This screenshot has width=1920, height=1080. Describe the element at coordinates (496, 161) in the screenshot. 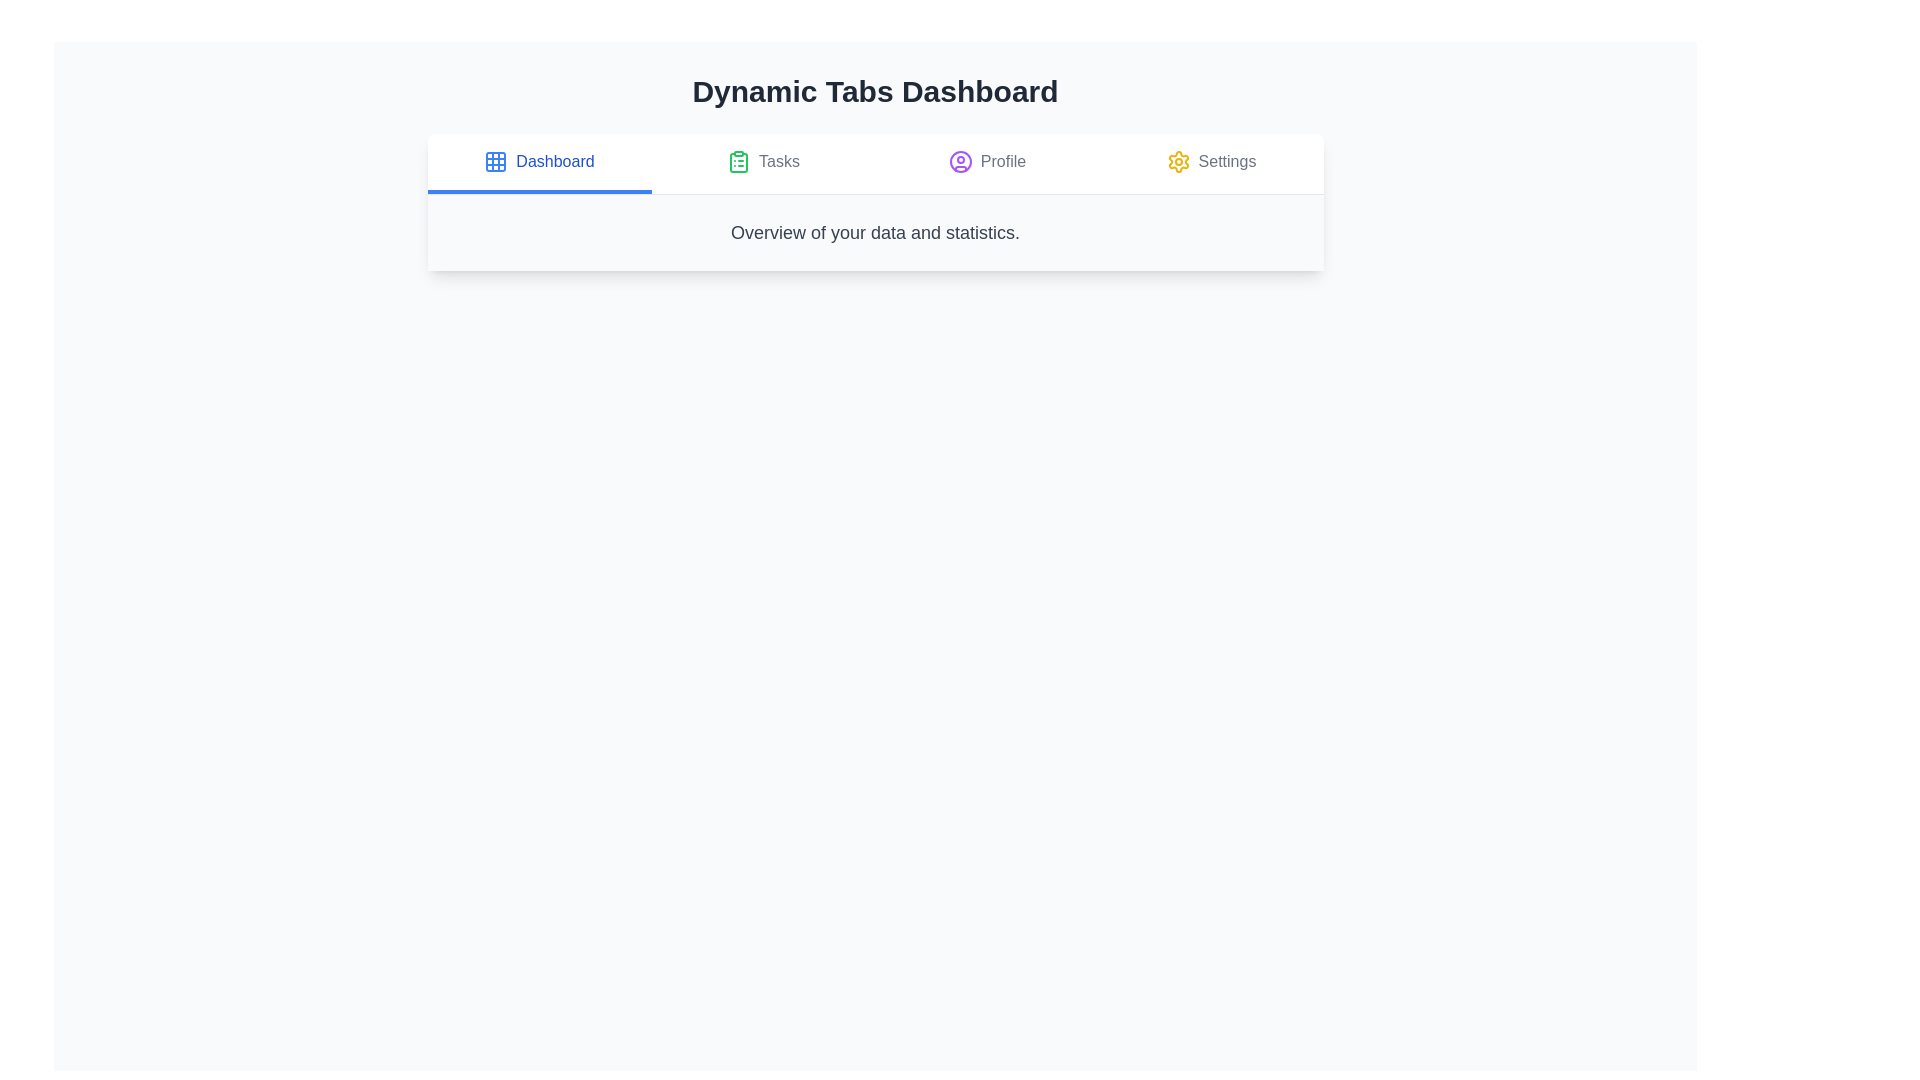

I see `the top-left corner icon of the 3x3 grid that represents the 'Dashboard' section in the navigation menu` at that location.